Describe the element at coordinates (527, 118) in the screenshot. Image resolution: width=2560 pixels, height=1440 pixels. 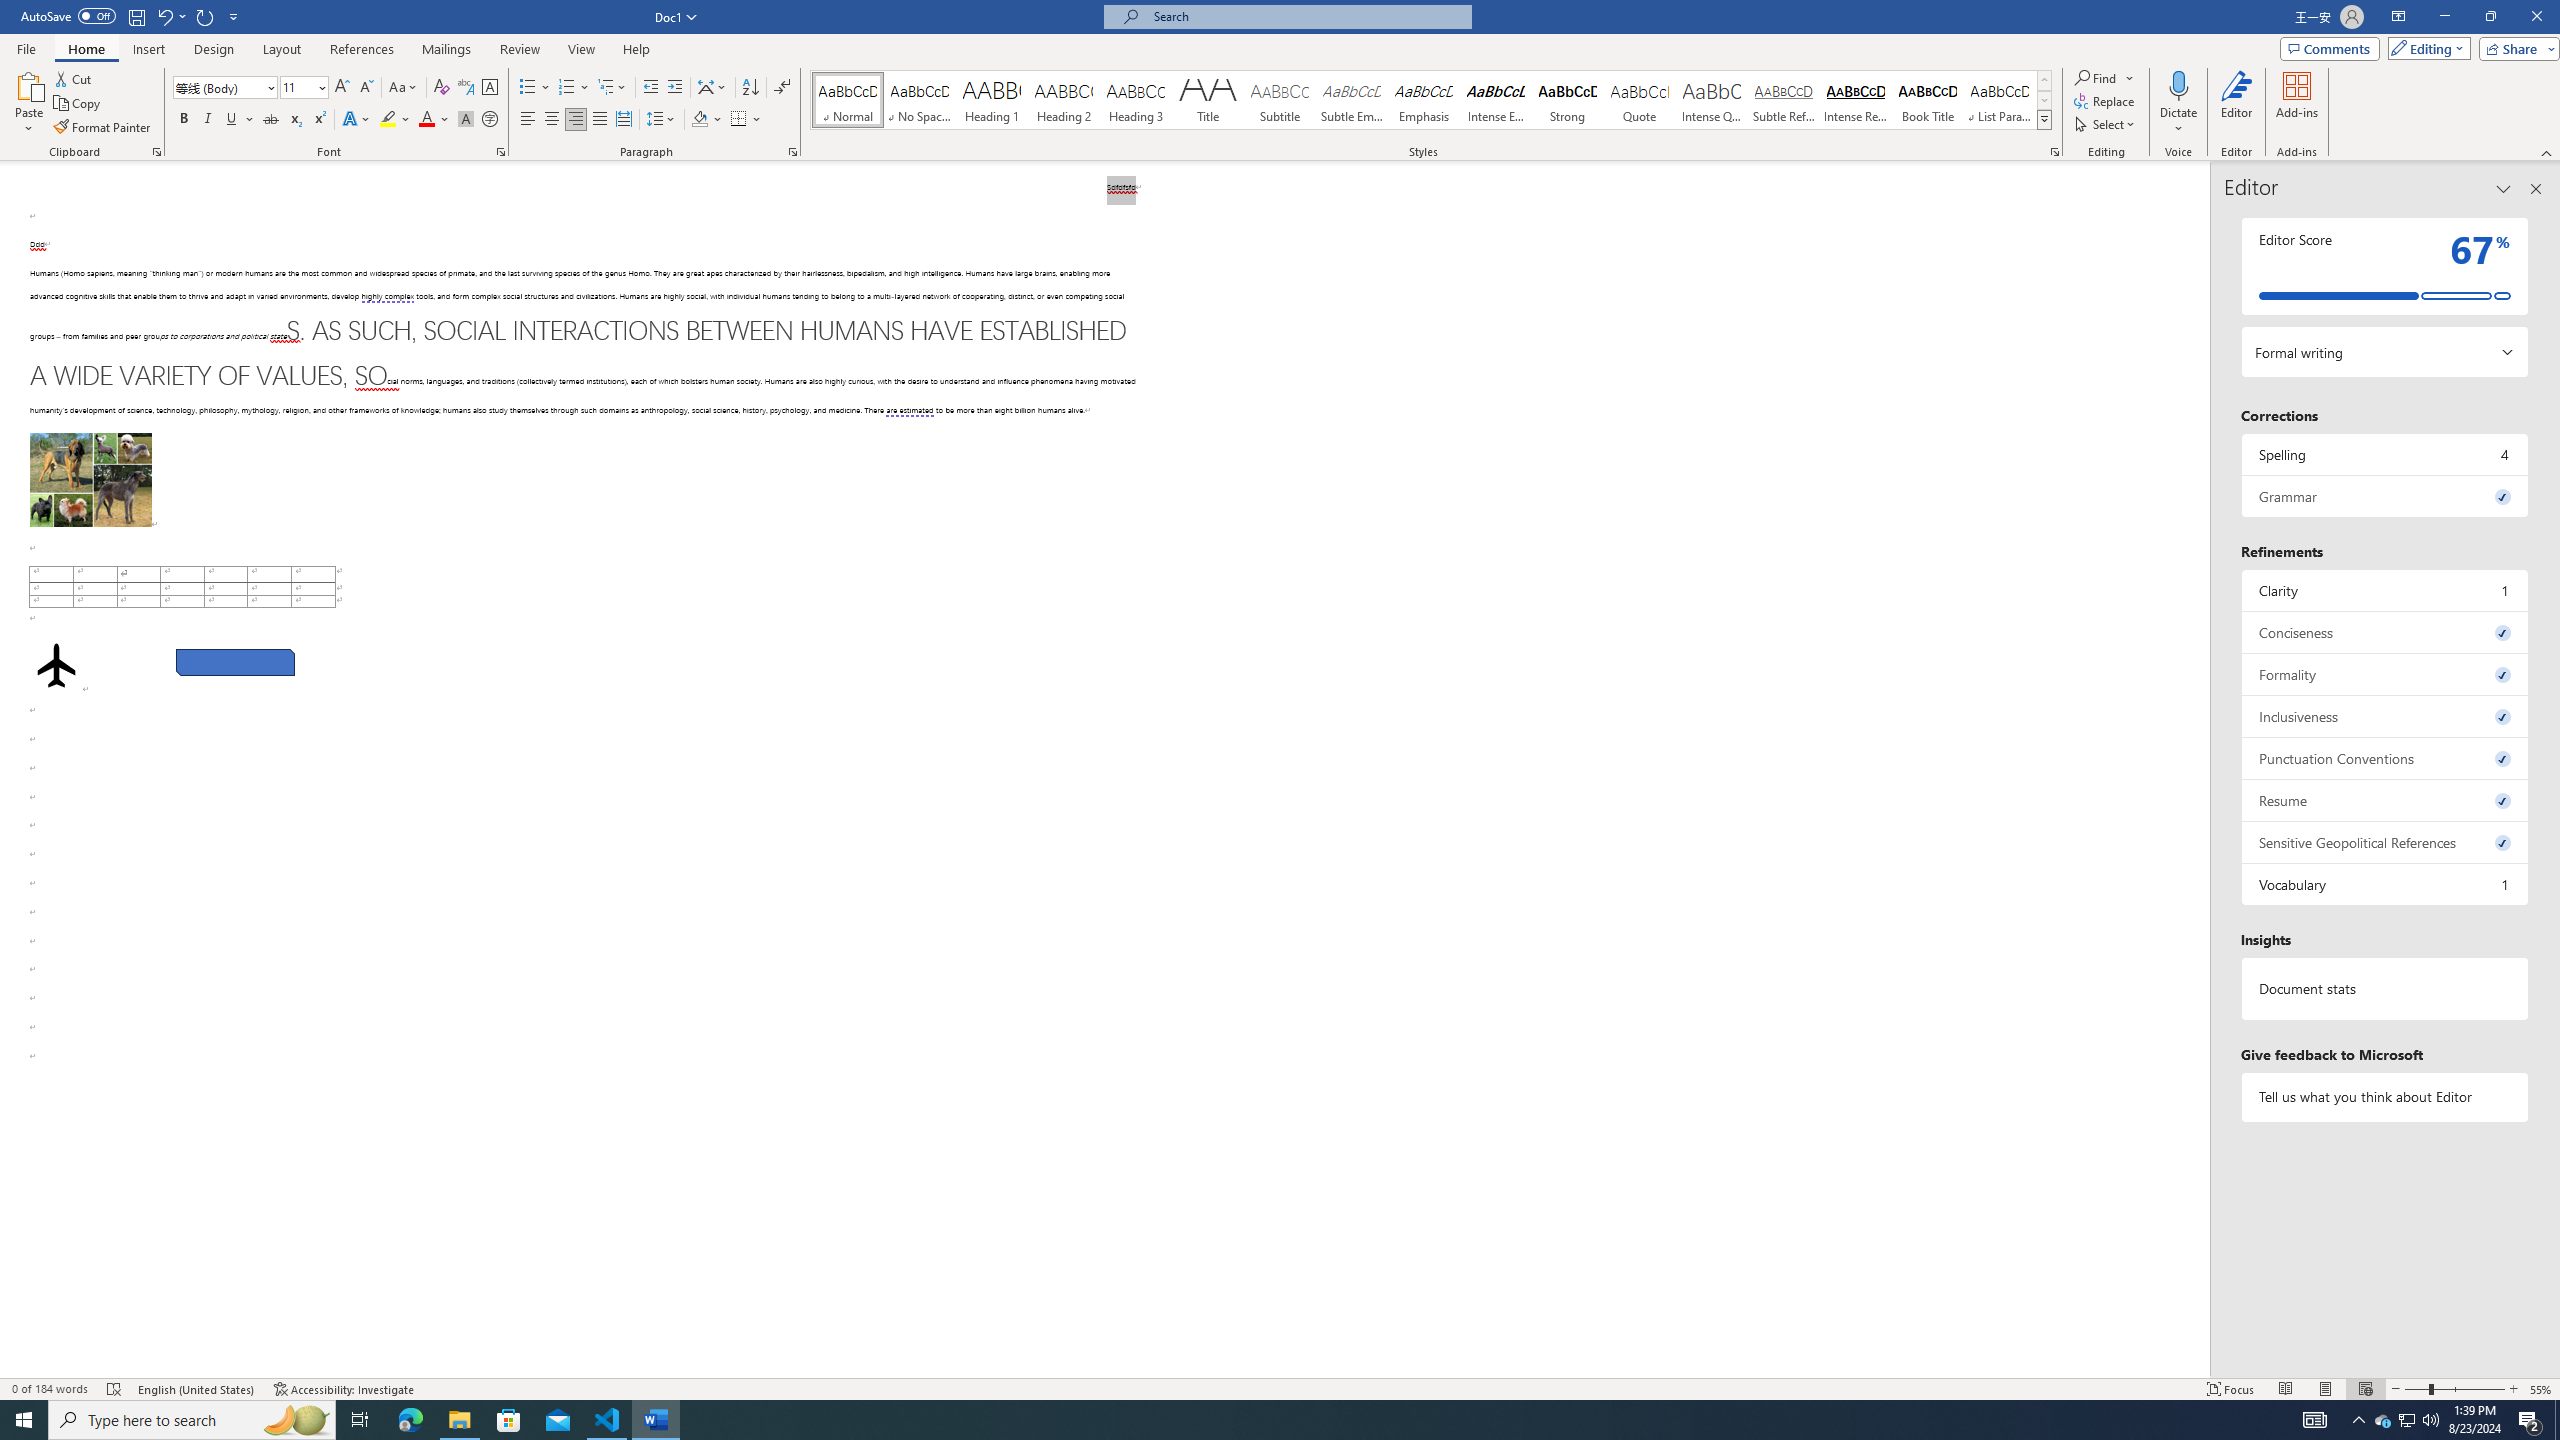
I see `'Align Left'` at that location.